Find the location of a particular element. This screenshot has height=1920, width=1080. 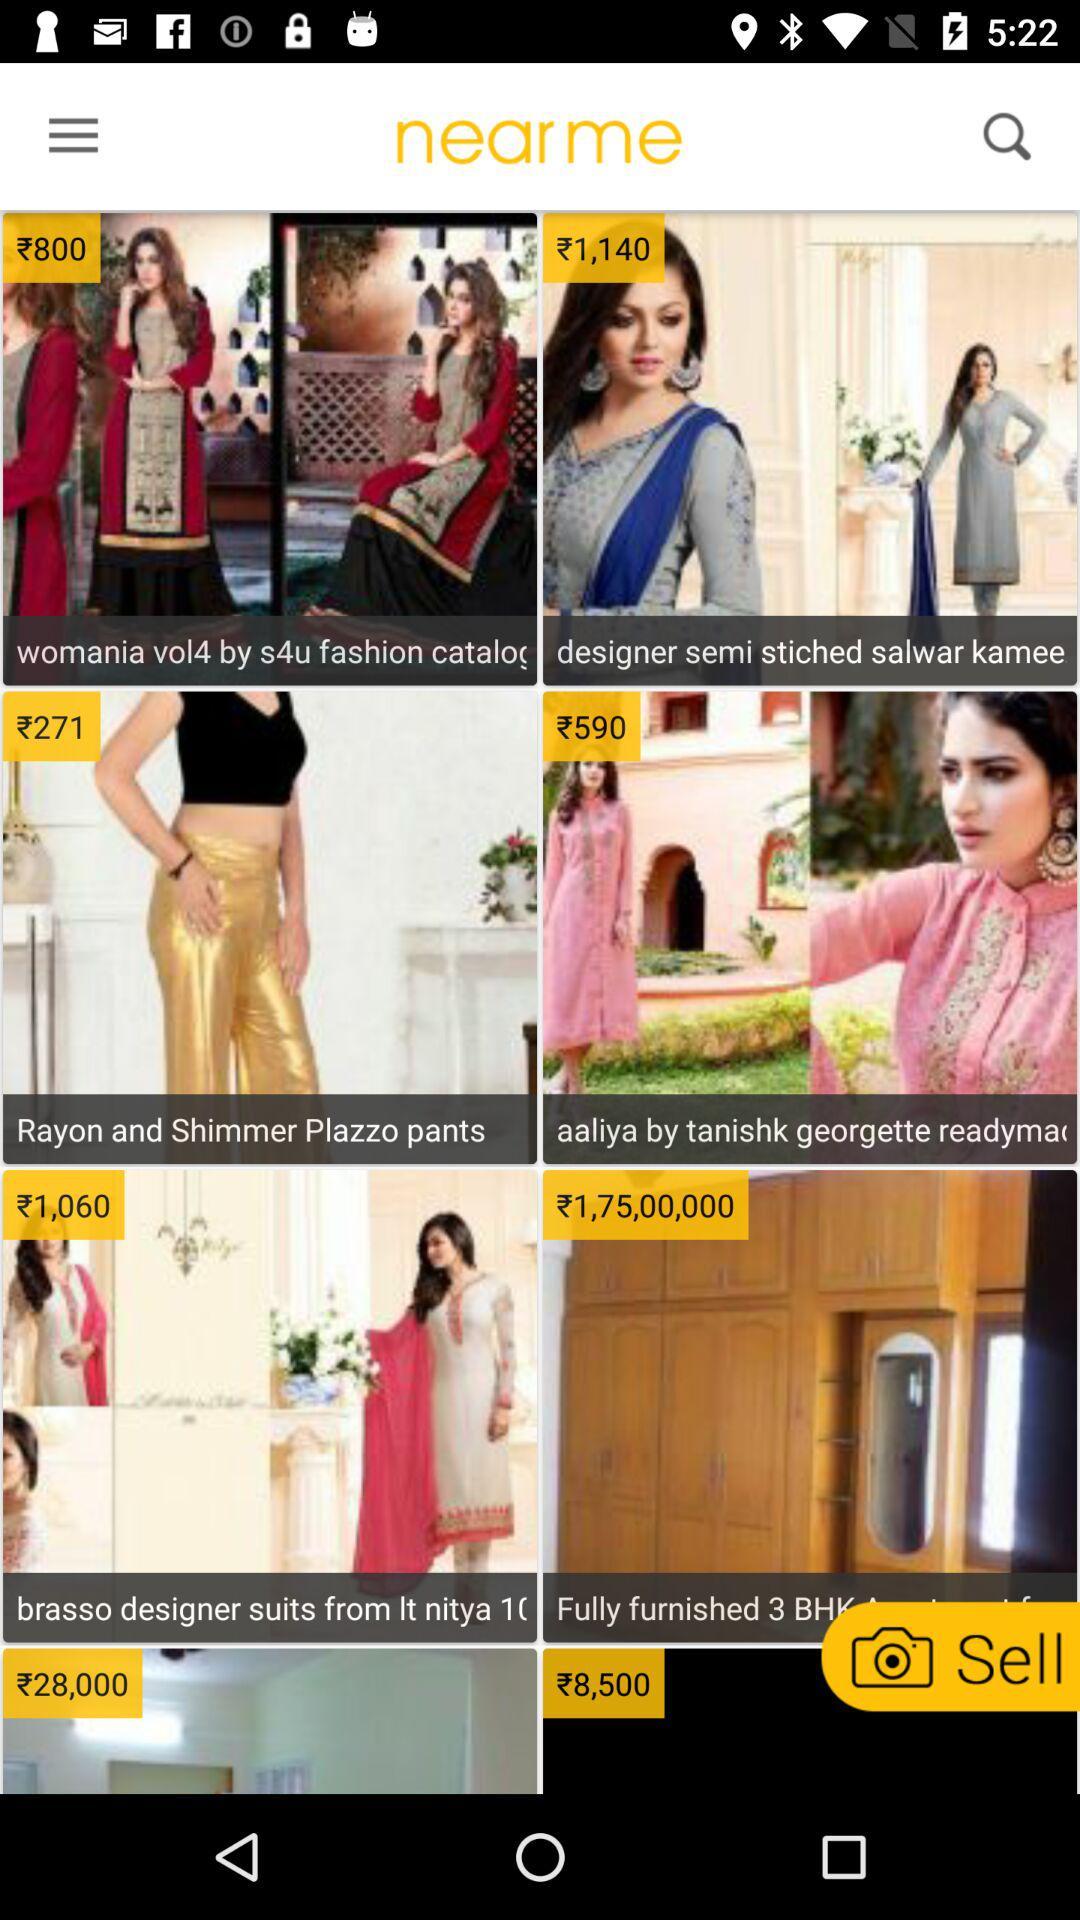

upload photos of the product to sell is located at coordinates (947, 1656).